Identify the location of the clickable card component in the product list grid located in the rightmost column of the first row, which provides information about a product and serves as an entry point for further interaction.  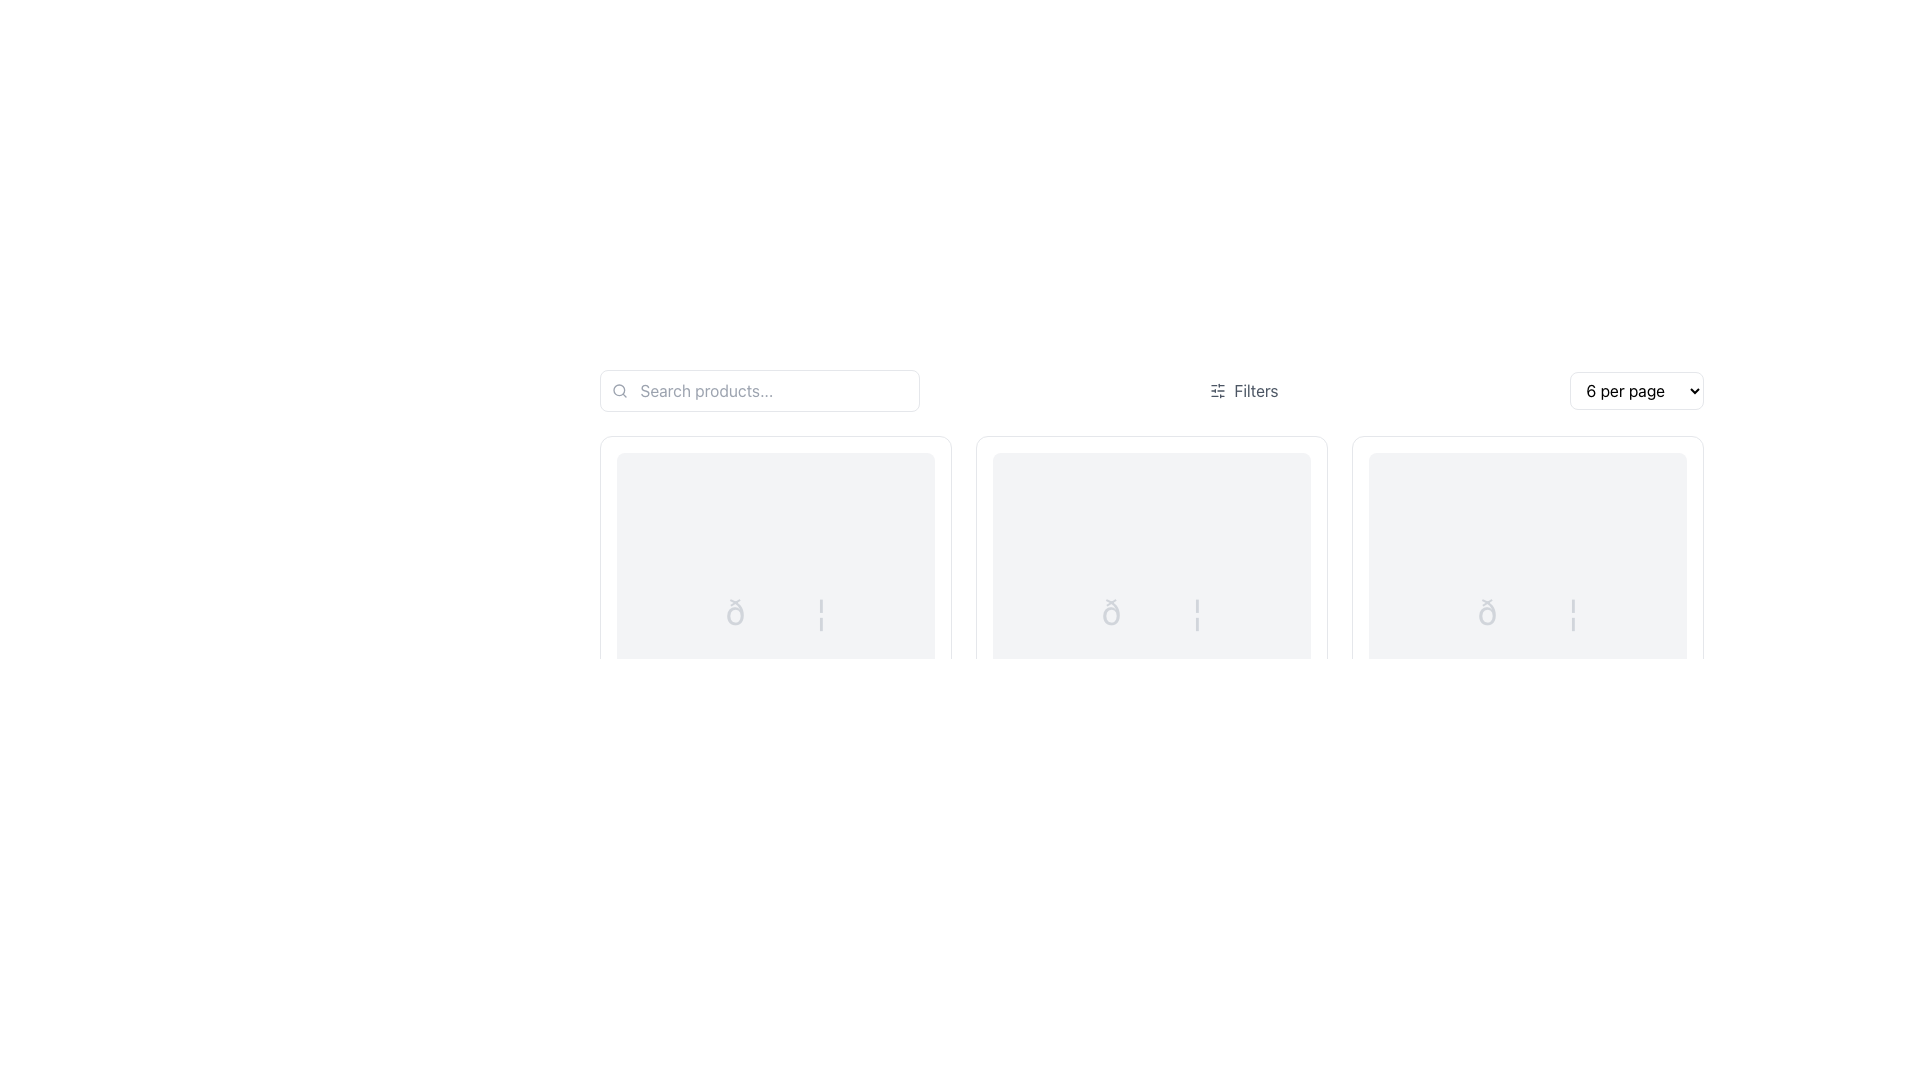
(1526, 650).